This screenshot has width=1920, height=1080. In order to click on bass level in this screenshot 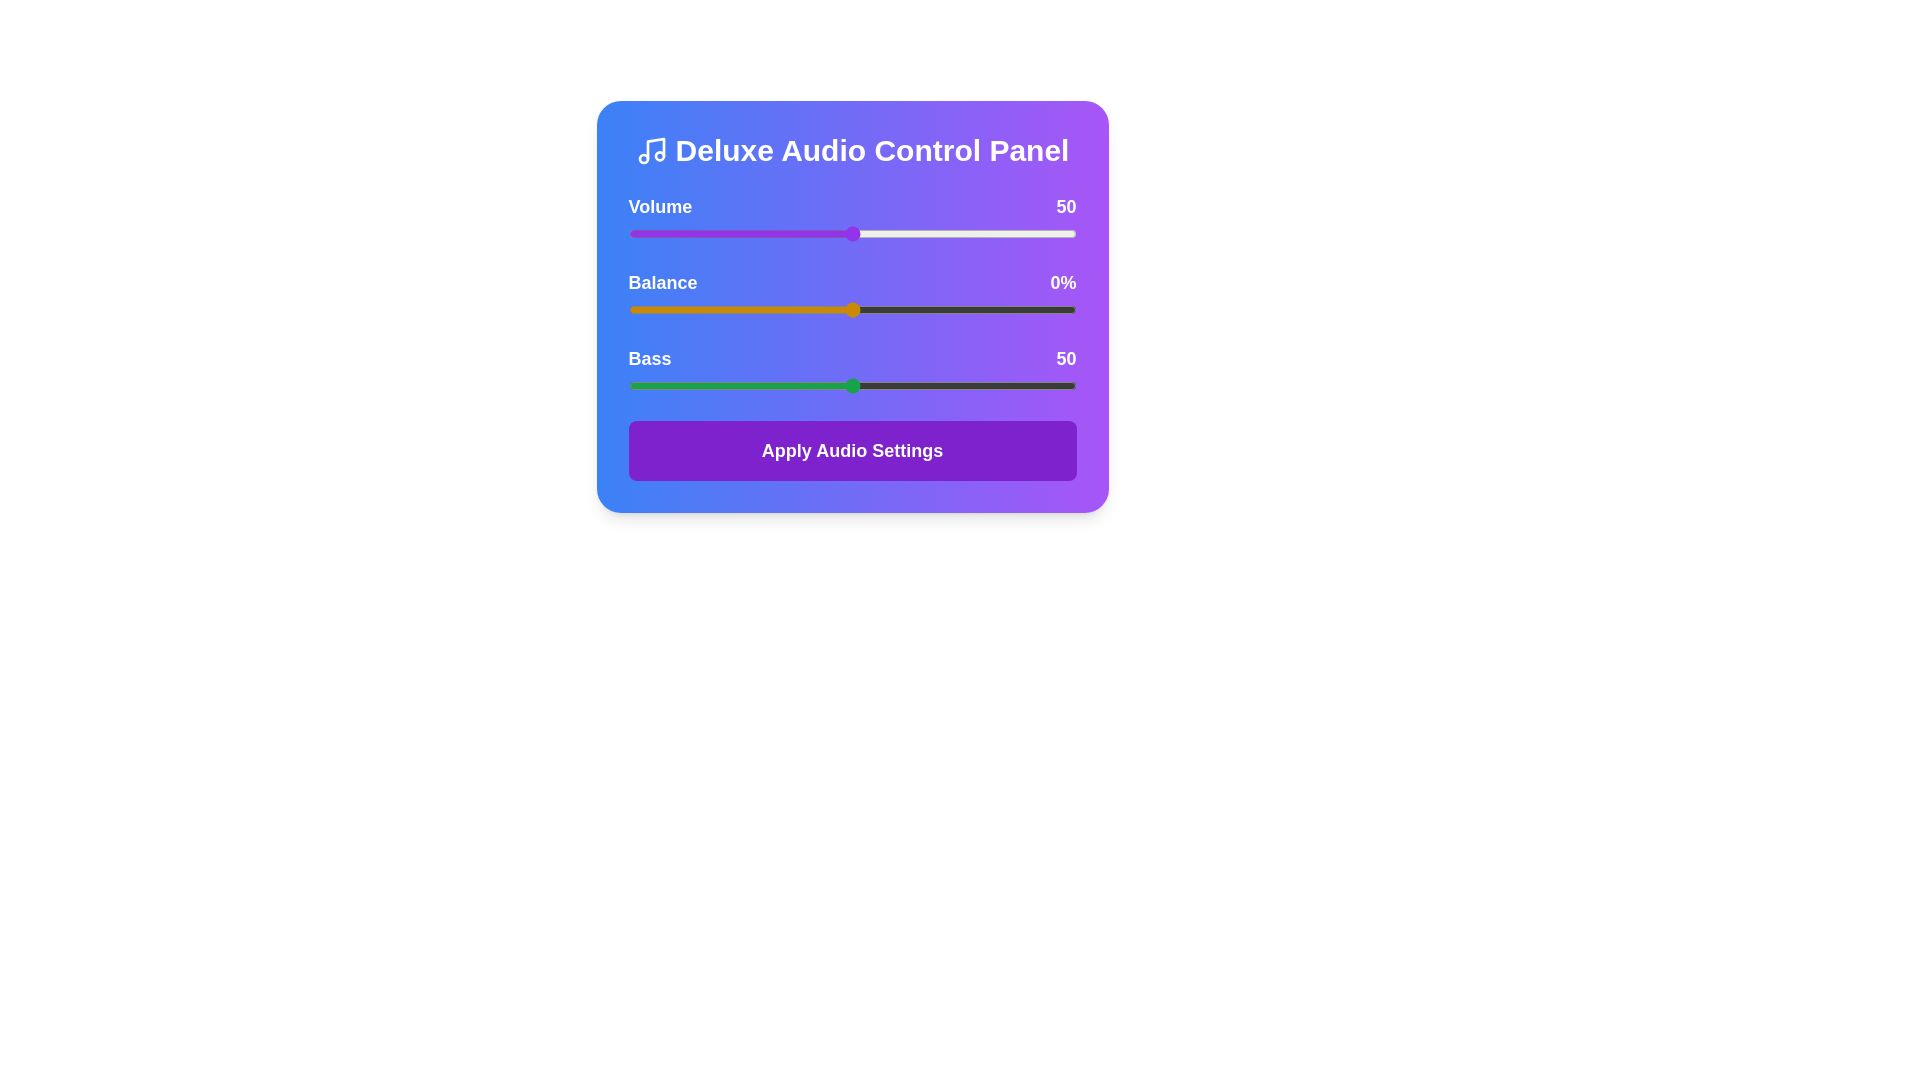, I will do `click(977, 385)`.